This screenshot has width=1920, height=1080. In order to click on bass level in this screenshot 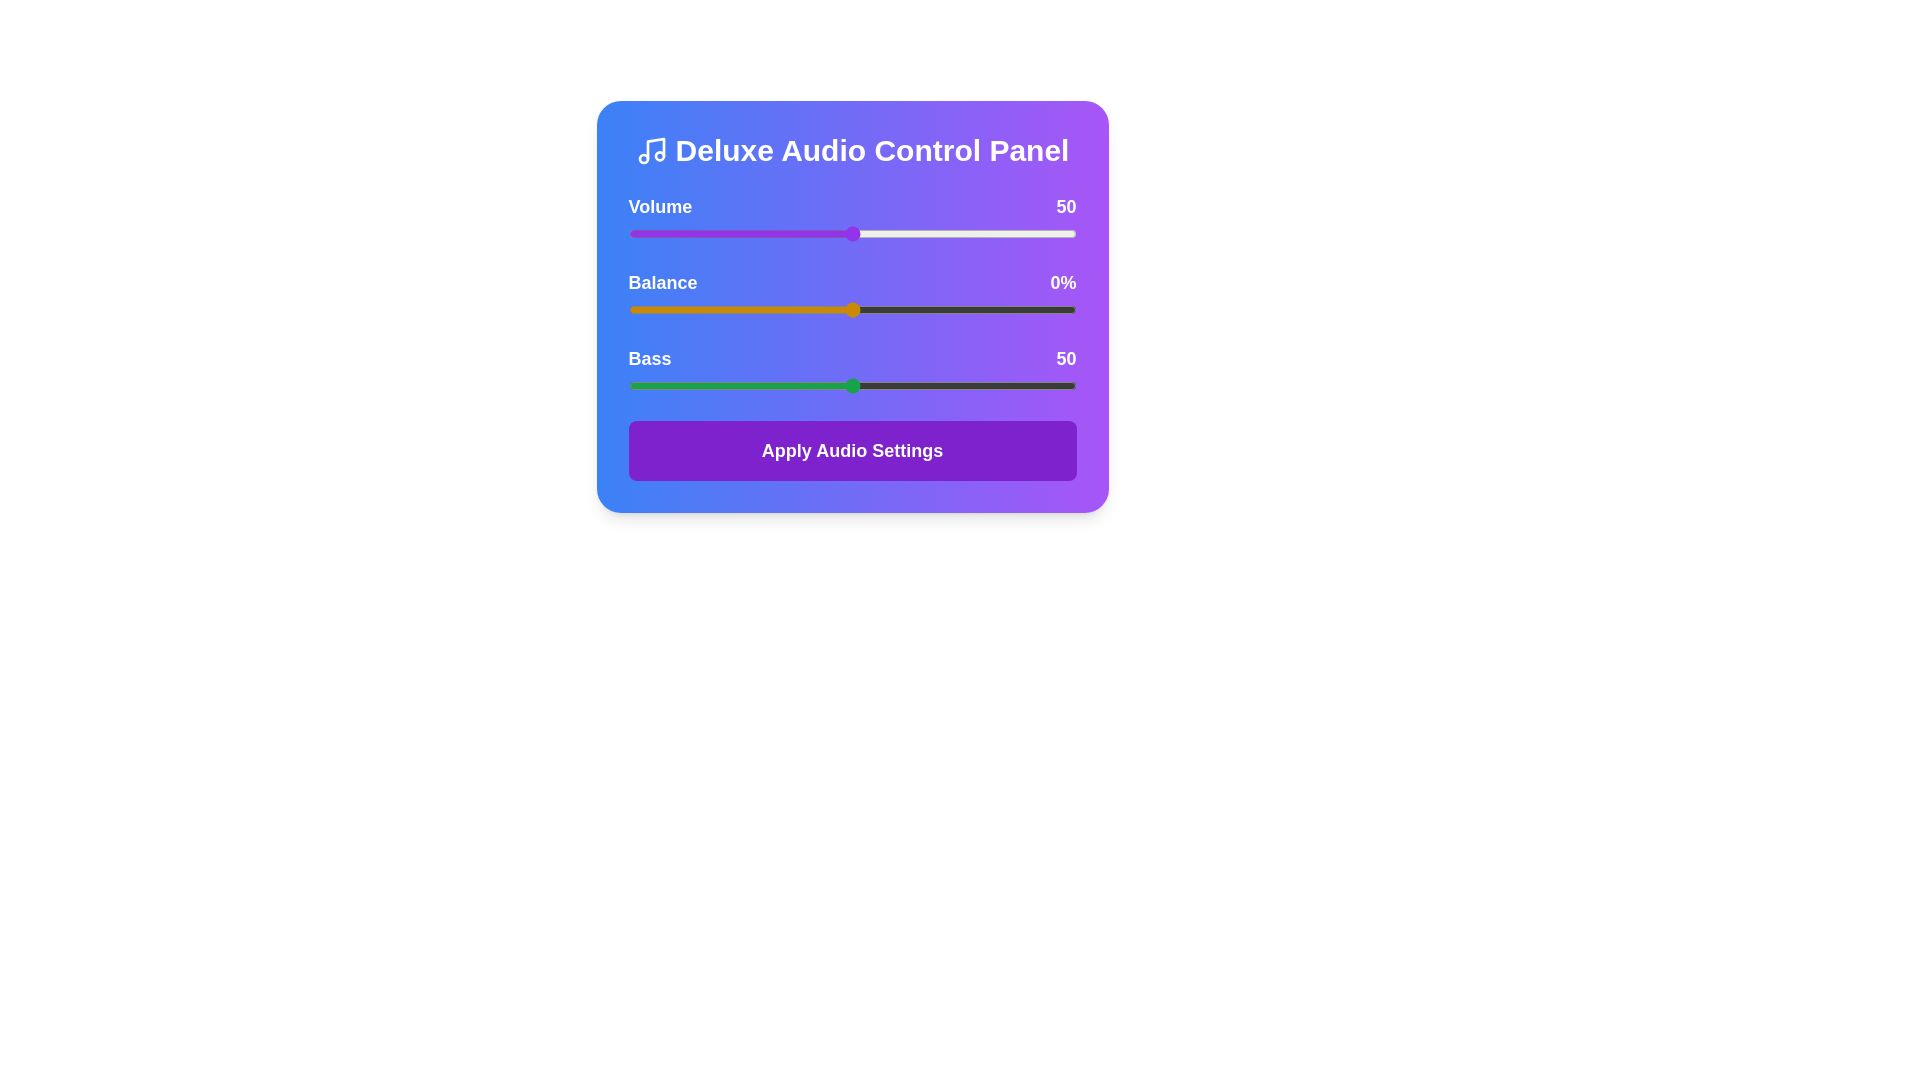, I will do `click(977, 385)`.